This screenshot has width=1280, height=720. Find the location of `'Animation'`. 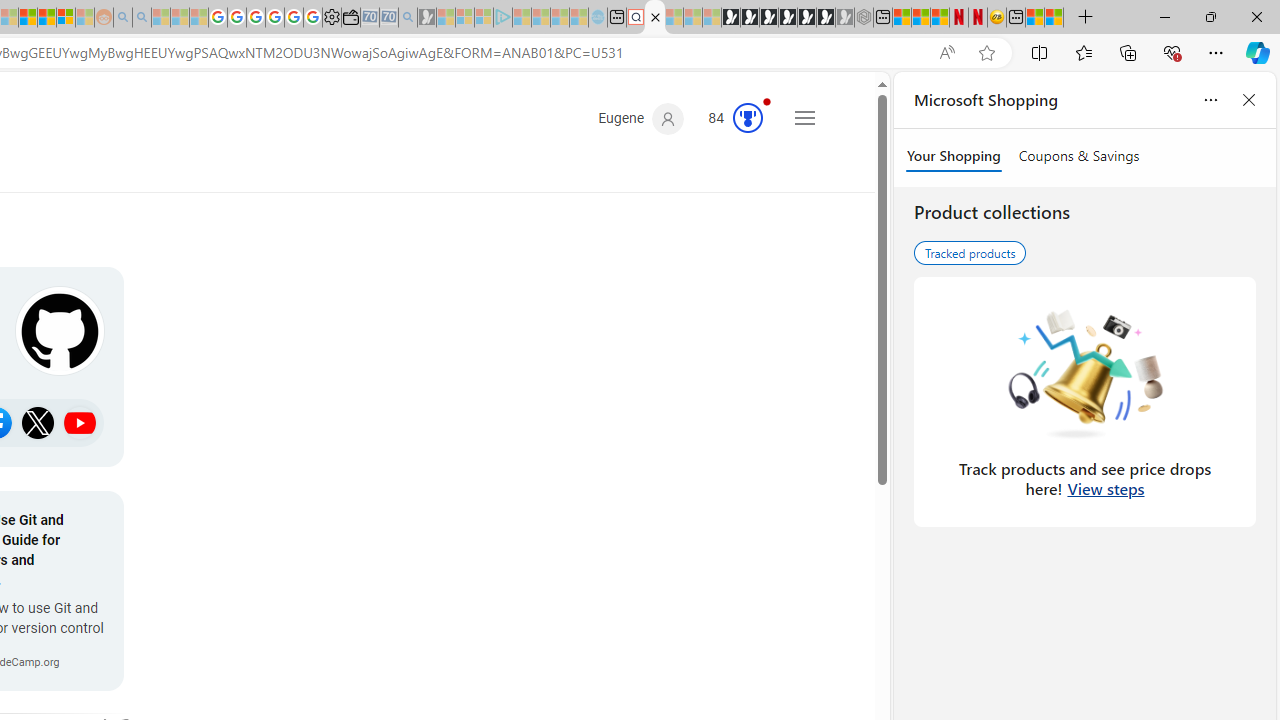

'Animation' is located at coordinates (765, 101).